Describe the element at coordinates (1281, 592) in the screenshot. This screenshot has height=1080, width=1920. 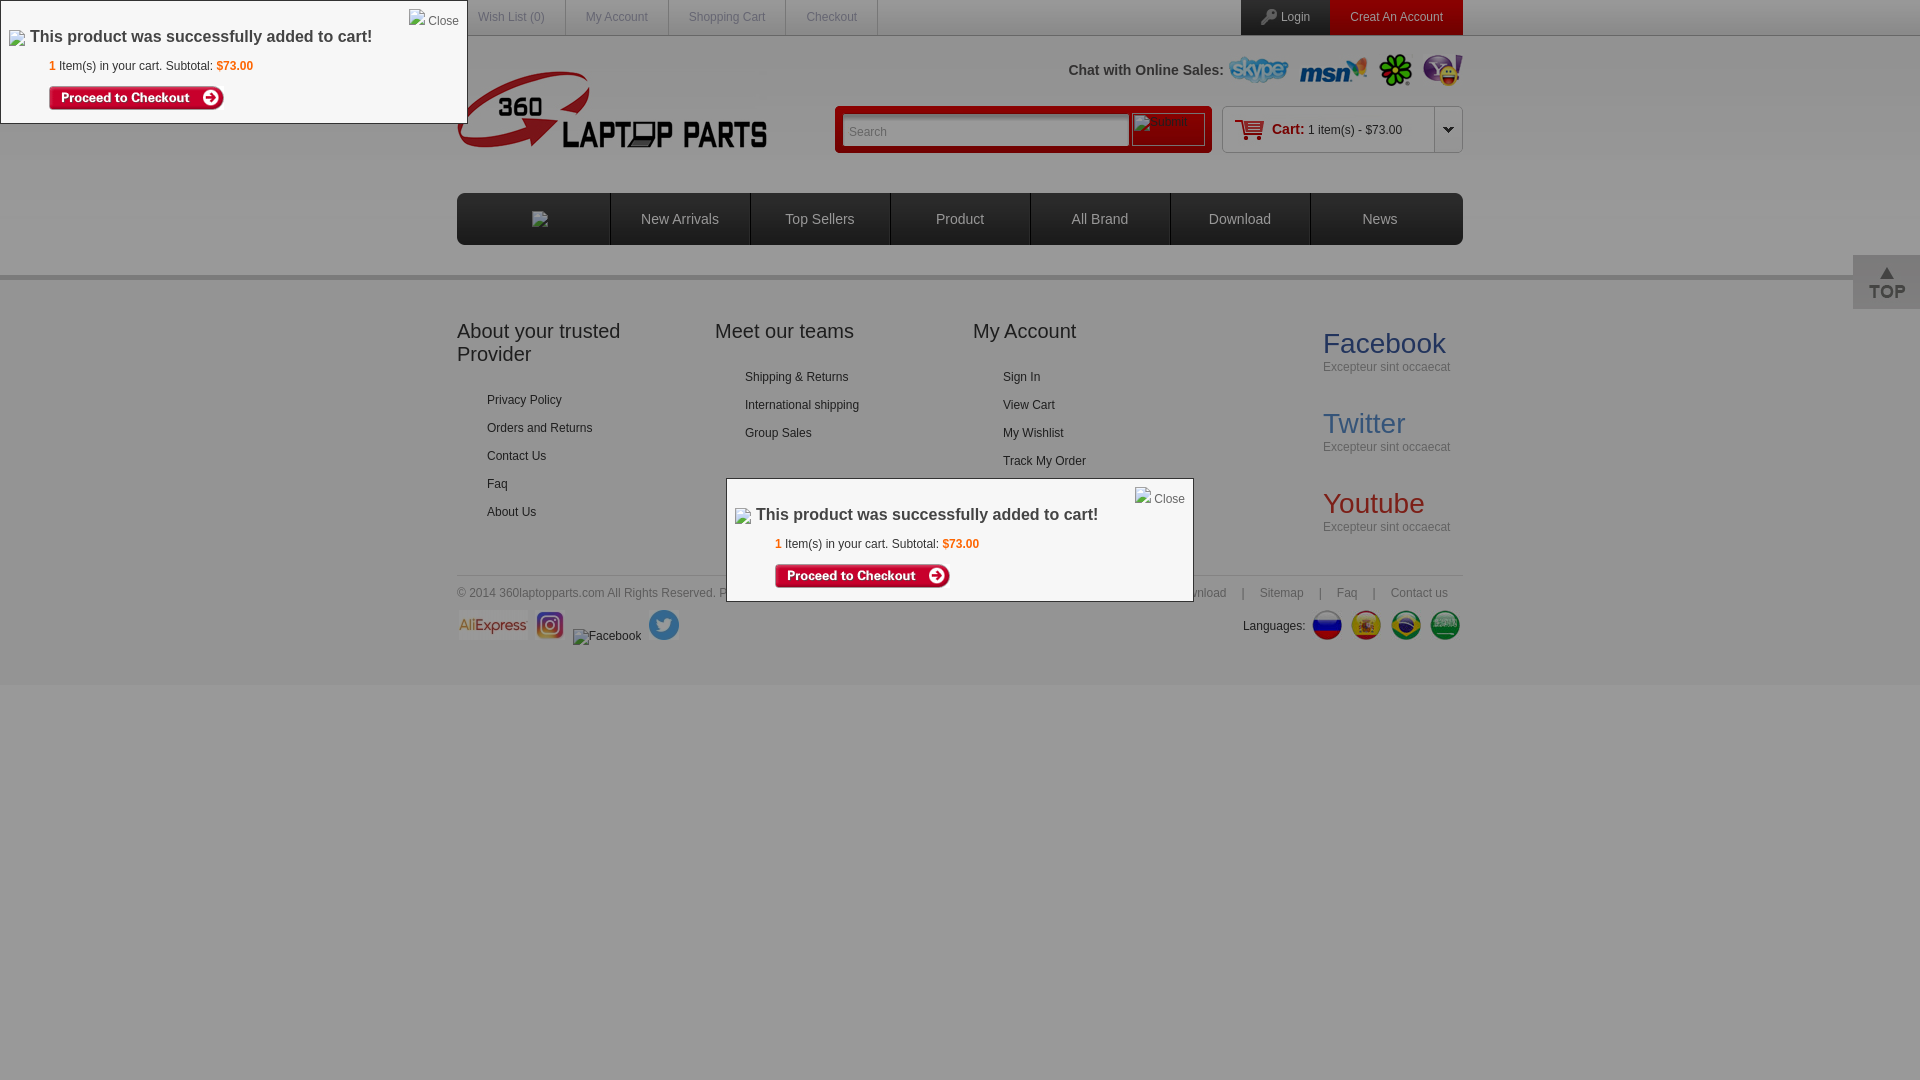
I see `'Sitemap'` at that location.